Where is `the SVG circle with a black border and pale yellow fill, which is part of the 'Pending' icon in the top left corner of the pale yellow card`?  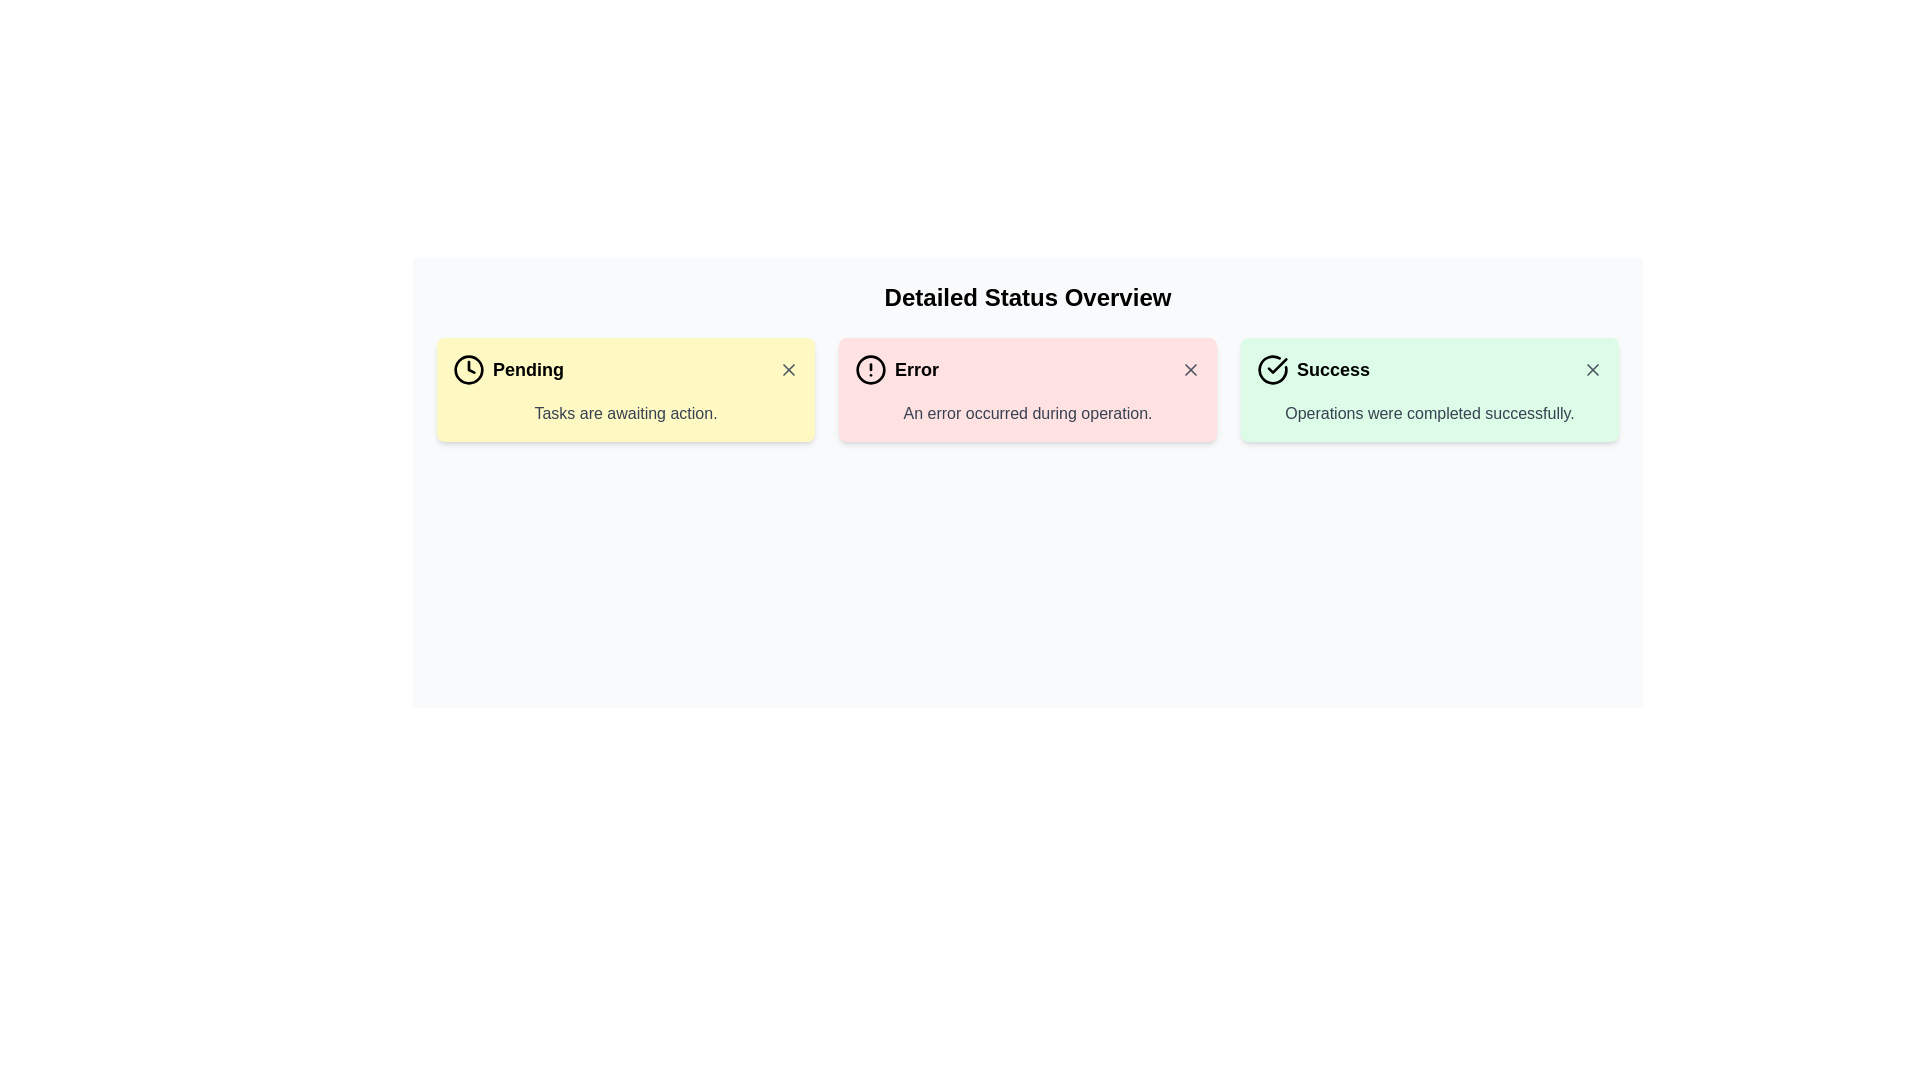 the SVG circle with a black border and pale yellow fill, which is part of the 'Pending' icon in the top left corner of the pale yellow card is located at coordinates (468, 370).